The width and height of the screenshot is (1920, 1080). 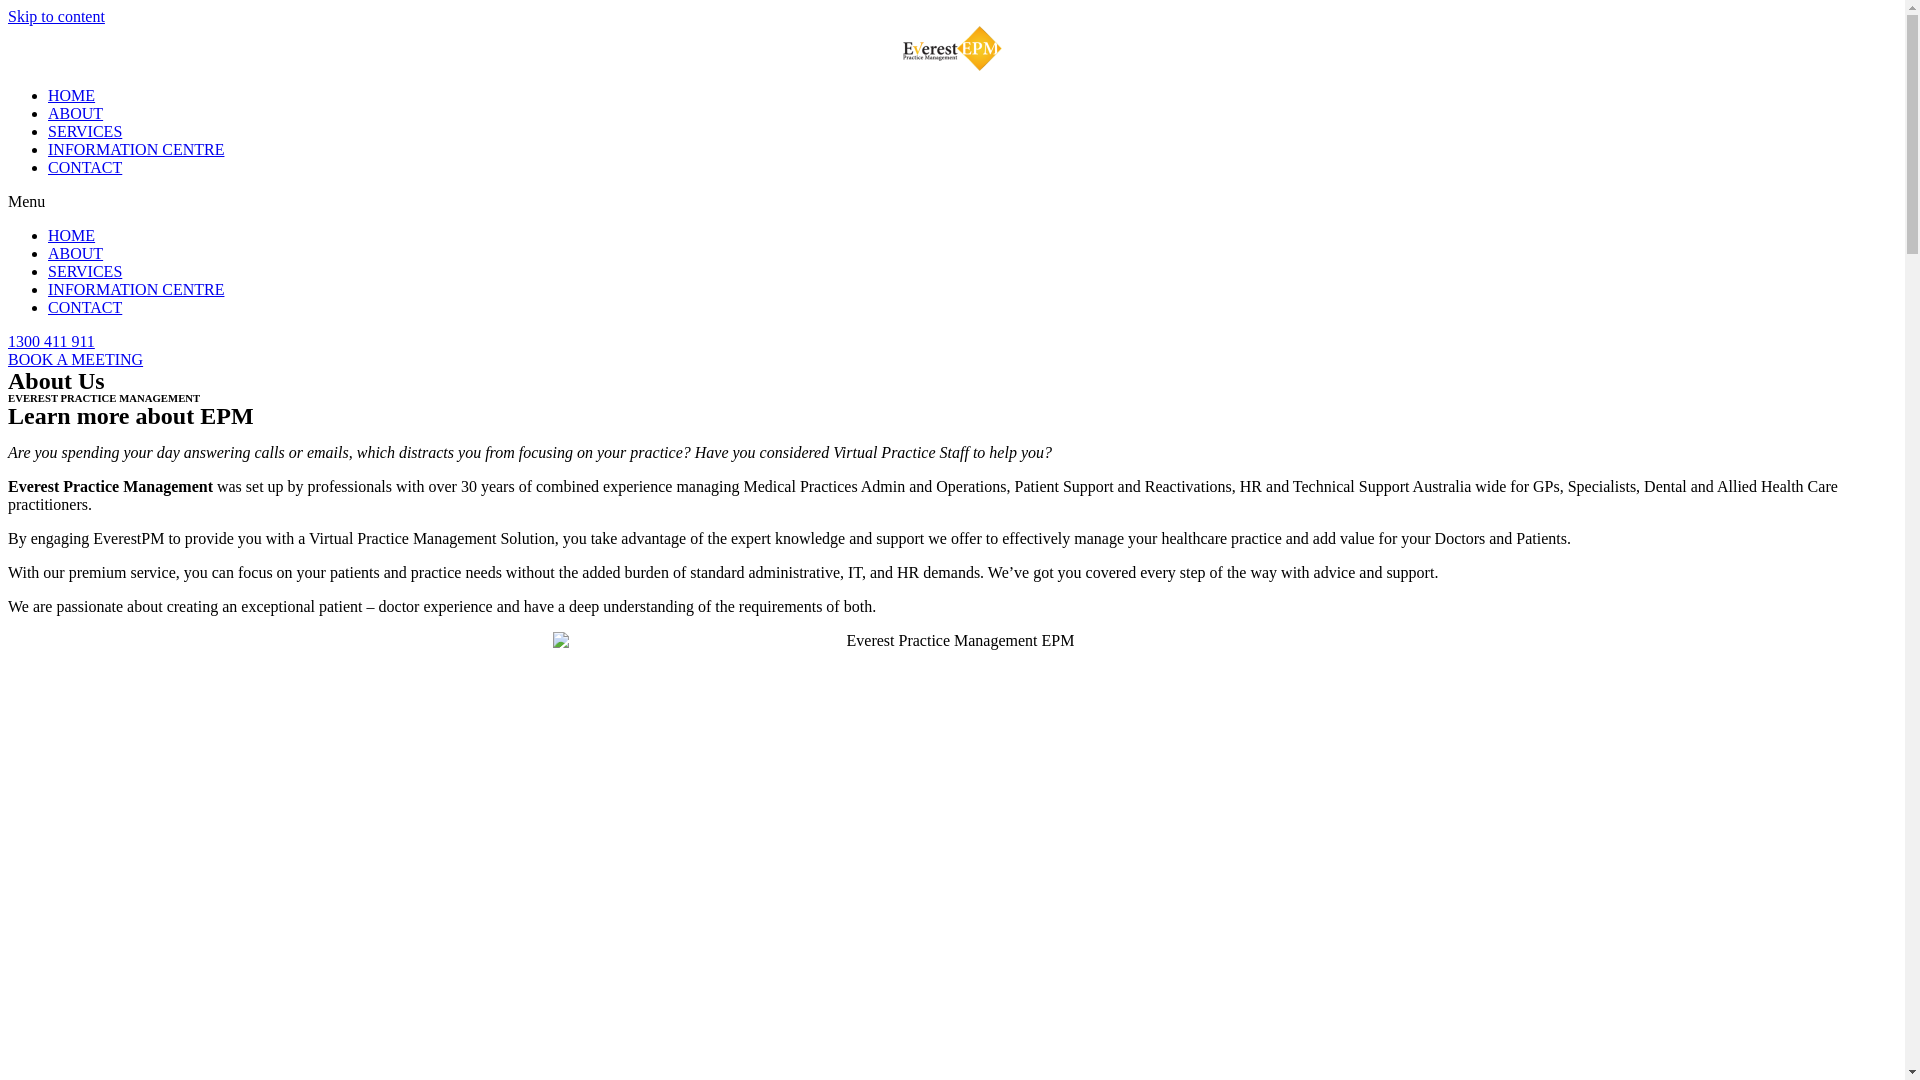 I want to click on 'BOOK A MEETING', so click(x=75, y=358).